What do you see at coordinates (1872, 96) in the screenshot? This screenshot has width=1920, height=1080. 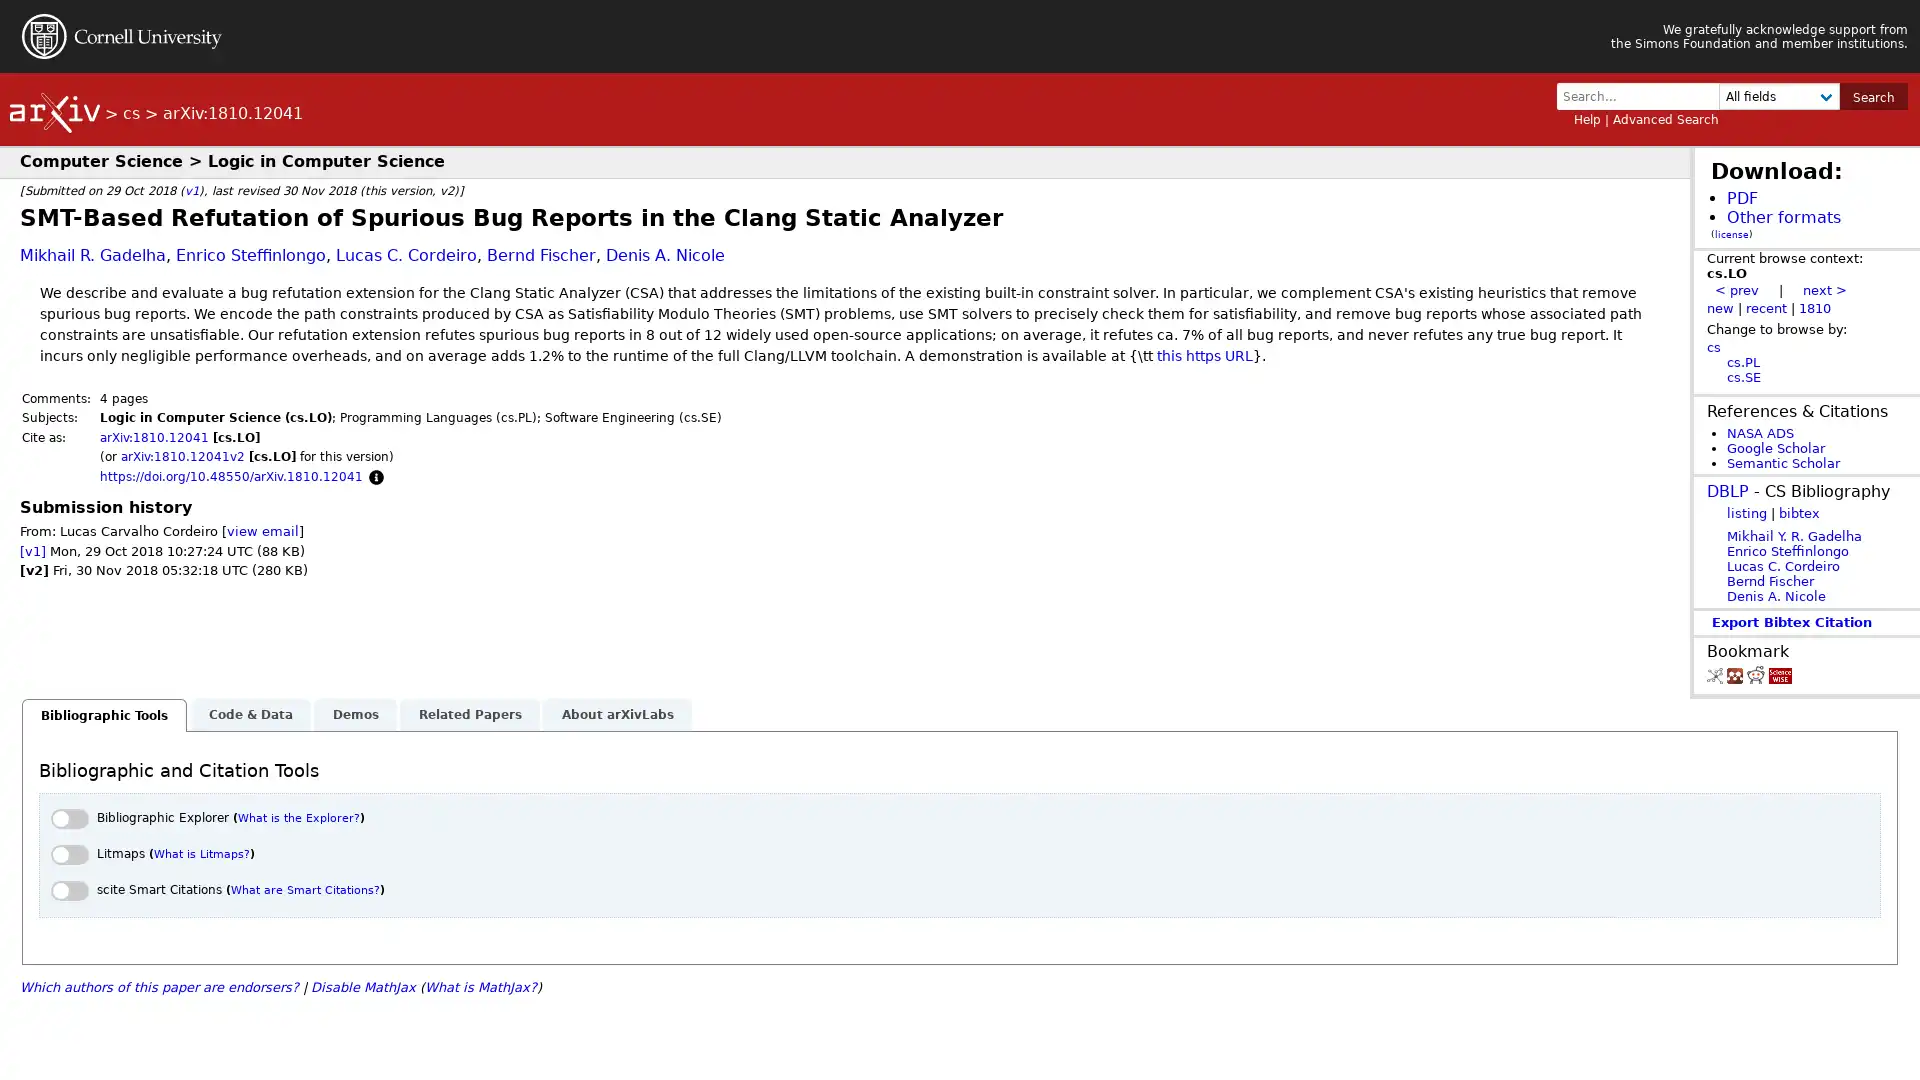 I see `Search` at bounding box center [1872, 96].